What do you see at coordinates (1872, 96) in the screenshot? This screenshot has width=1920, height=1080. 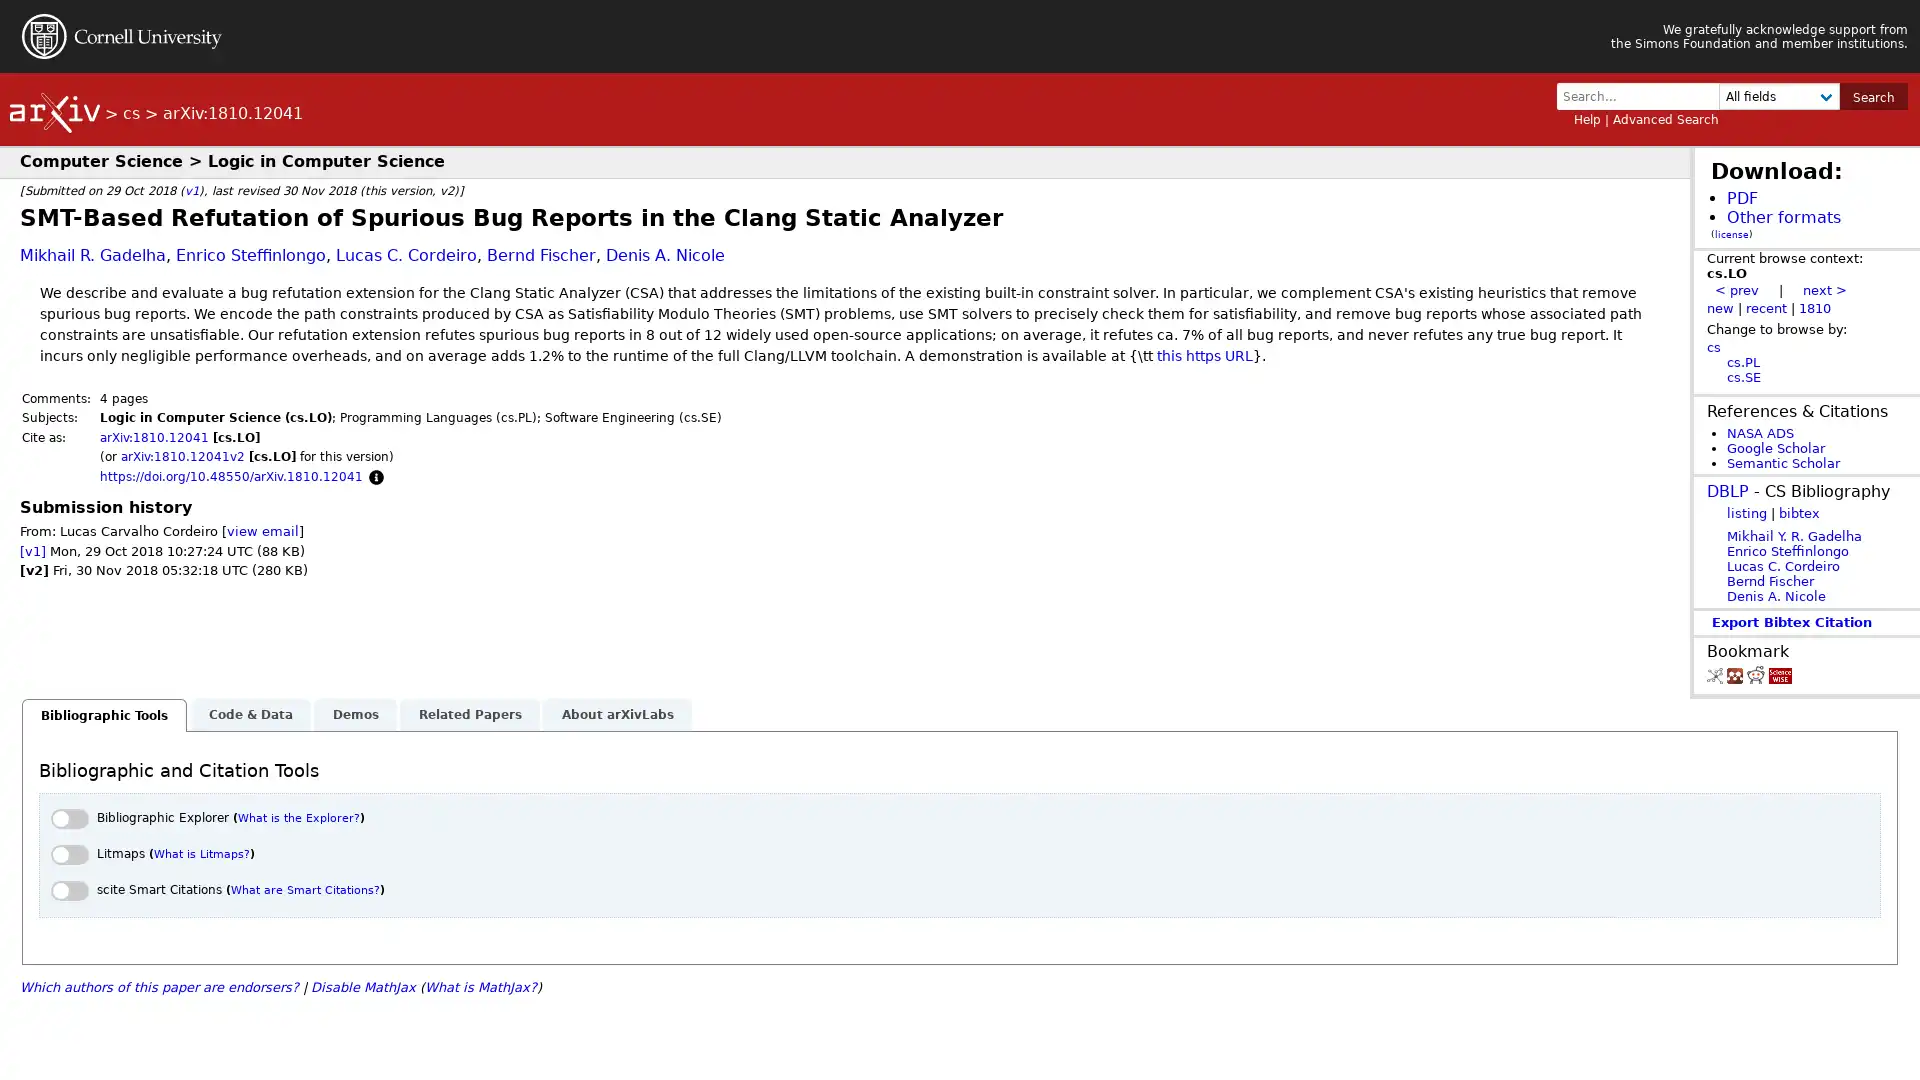 I see `Search` at bounding box center [1872, 96].